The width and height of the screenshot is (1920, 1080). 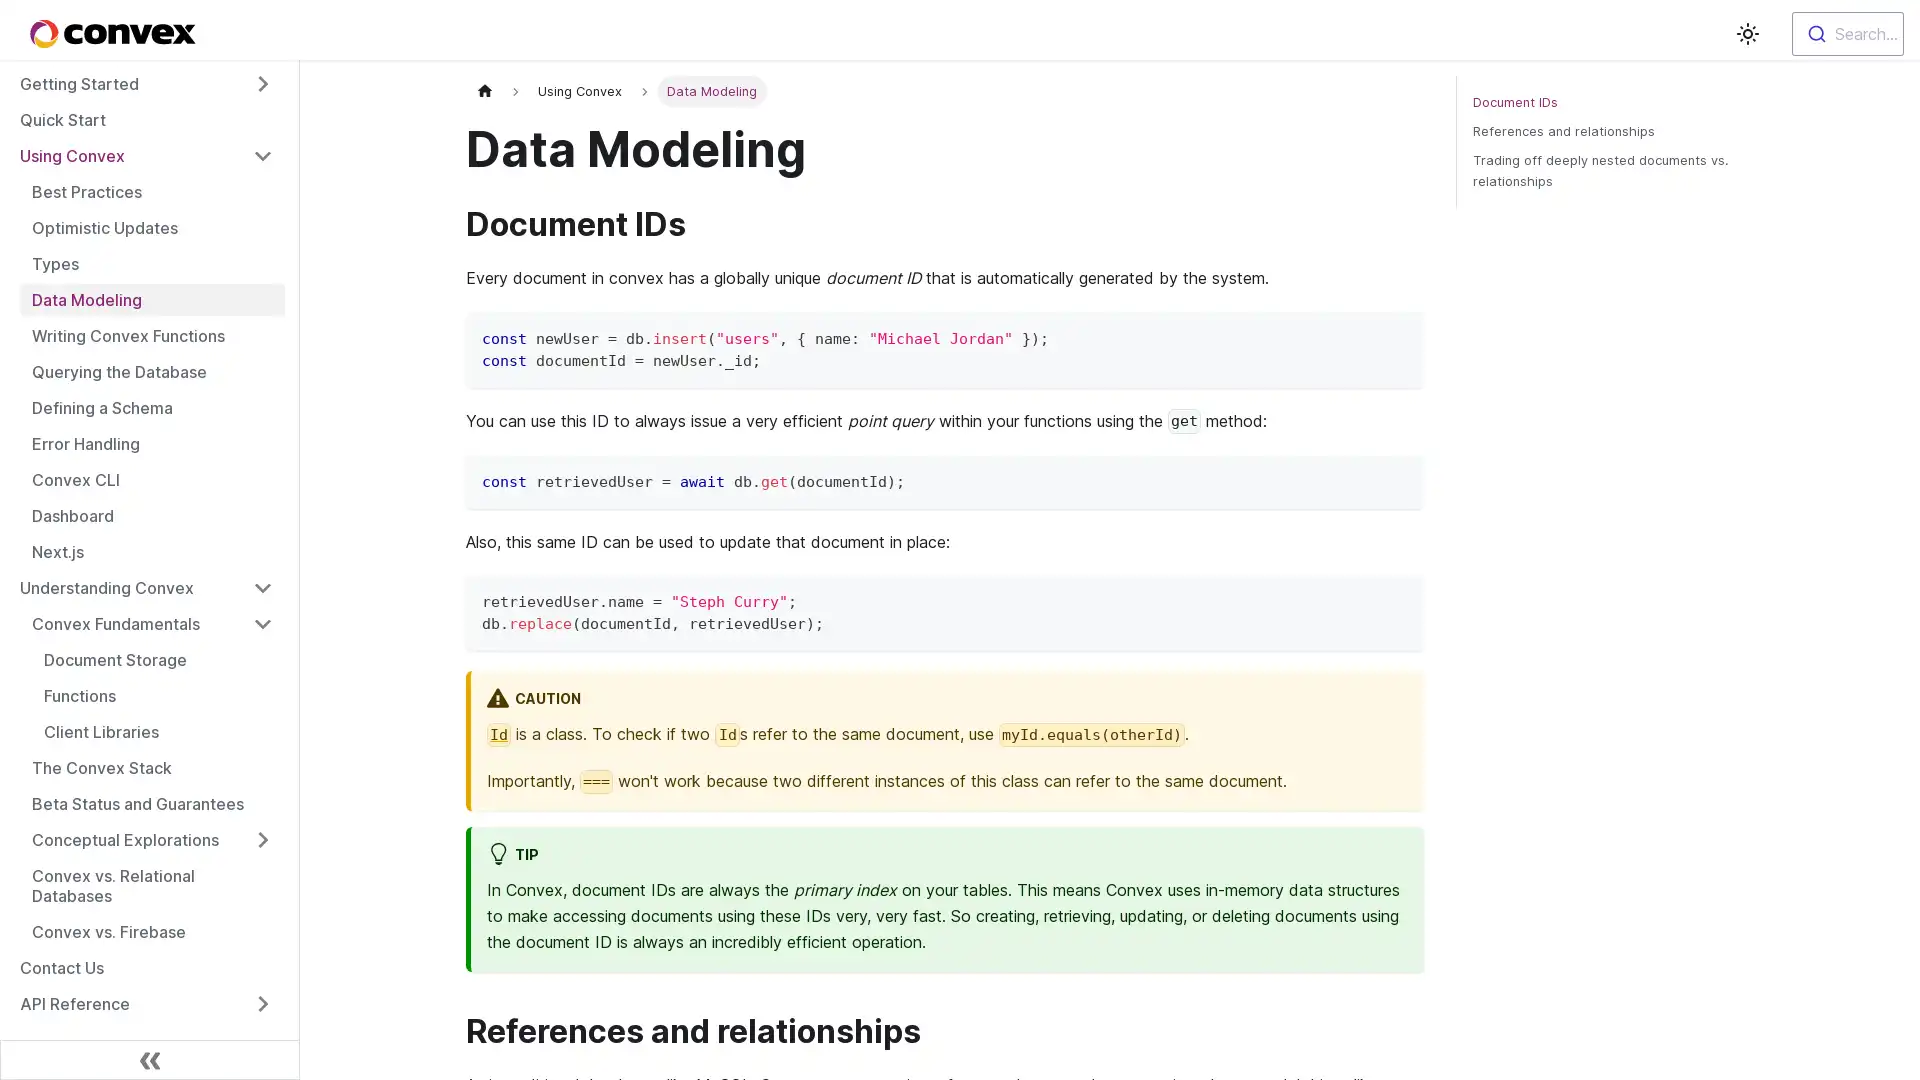 What do you see at coordinates (1398, 334) in the screenshot?
I see `Copy code to clipboard` at bounding box center [1398, 334].